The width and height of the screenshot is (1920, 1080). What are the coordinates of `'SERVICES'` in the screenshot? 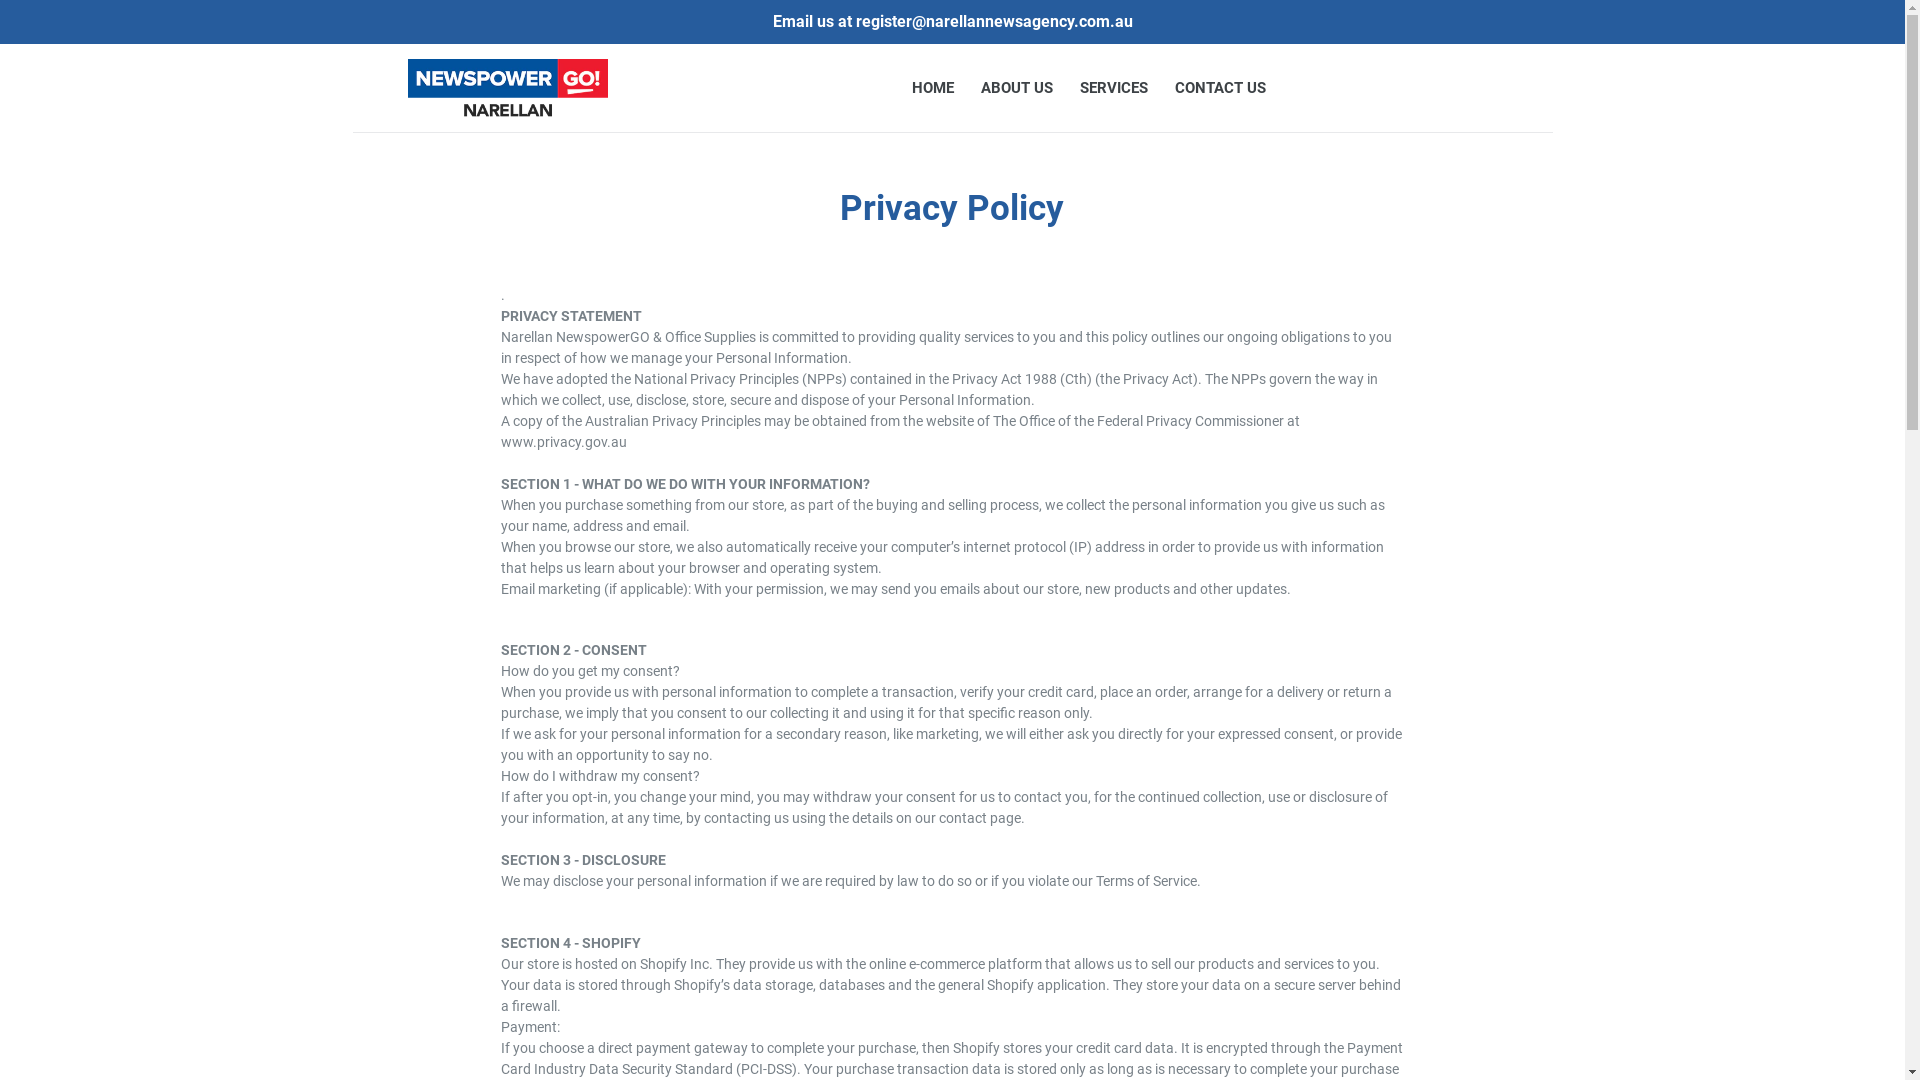 It's located at (1112, 87).